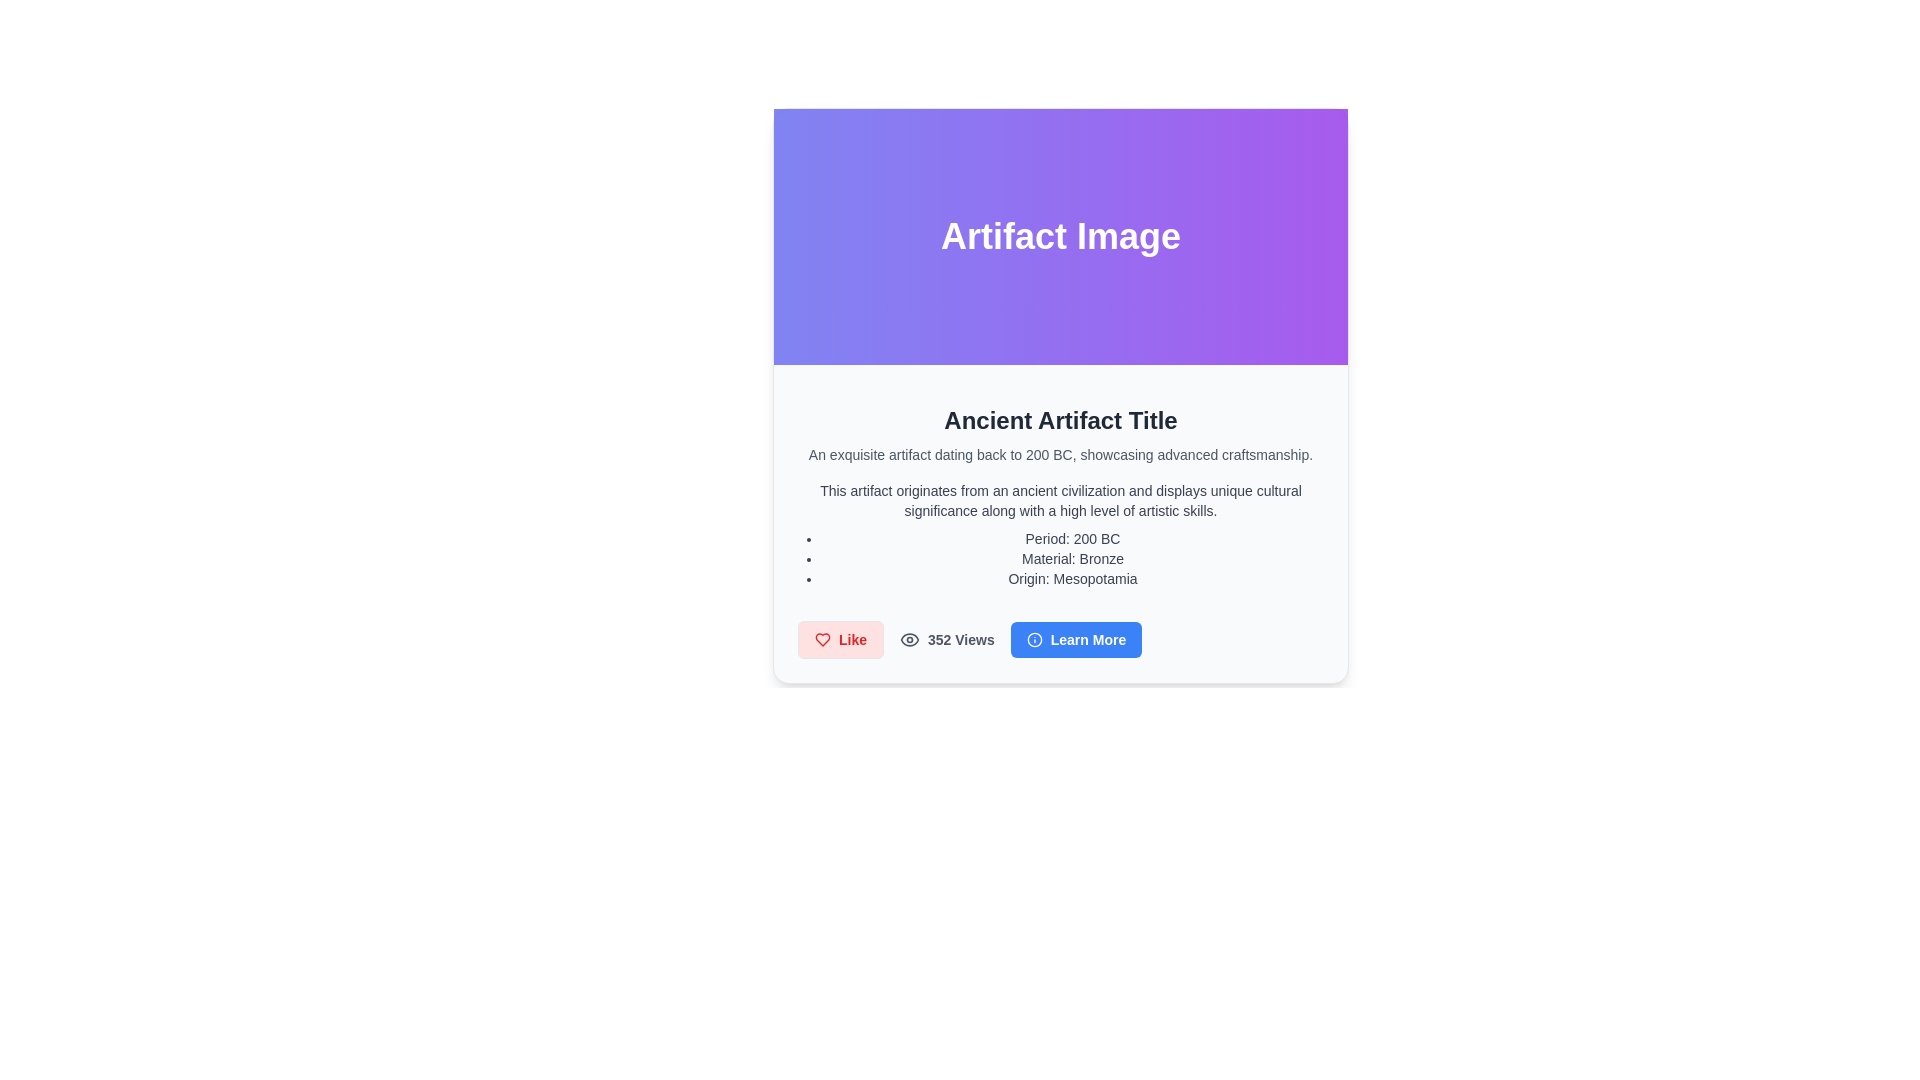 This screenshot has width=1920, height=1080. I want to click on the static text element providing a brief description of the artifact, located directly beneath the title 'Ancient Artifact Title', so click(1059, 455).